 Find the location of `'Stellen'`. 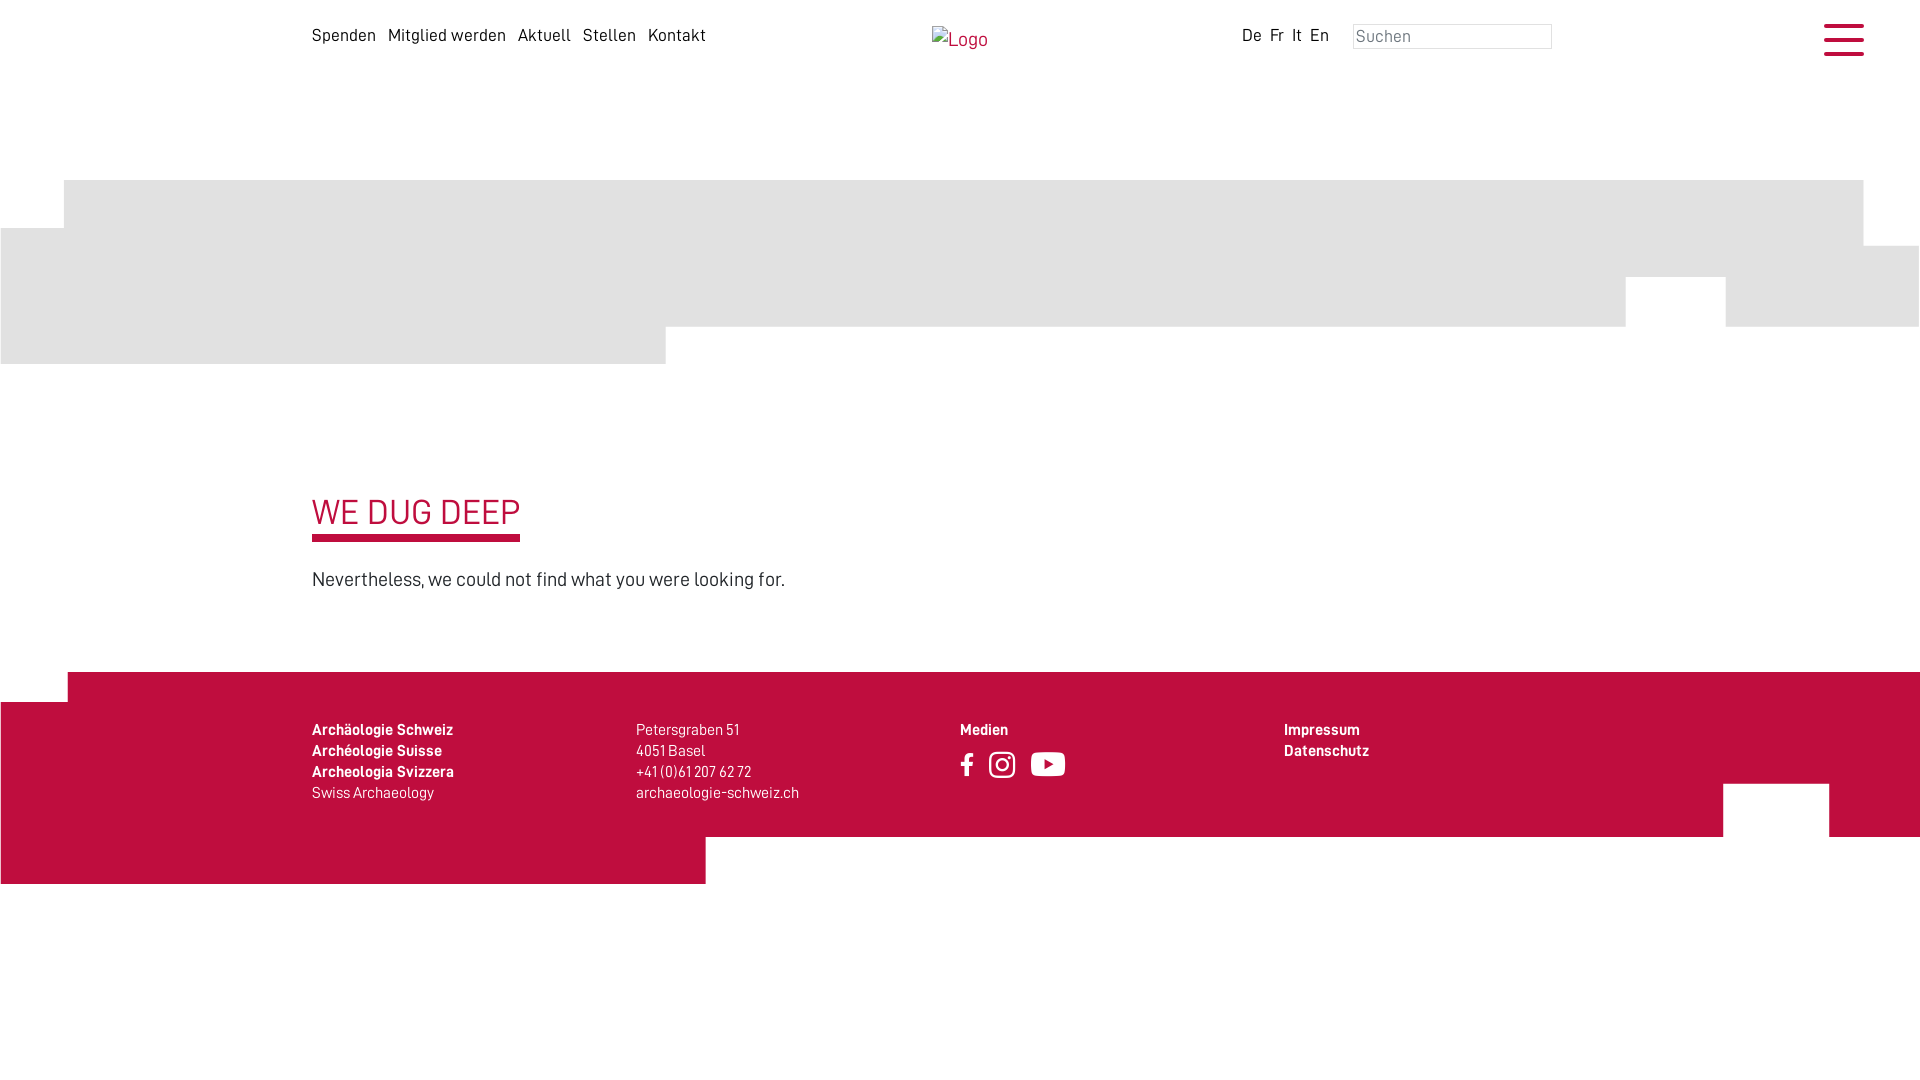

'Stellen' is located at coordinates (608, 34).